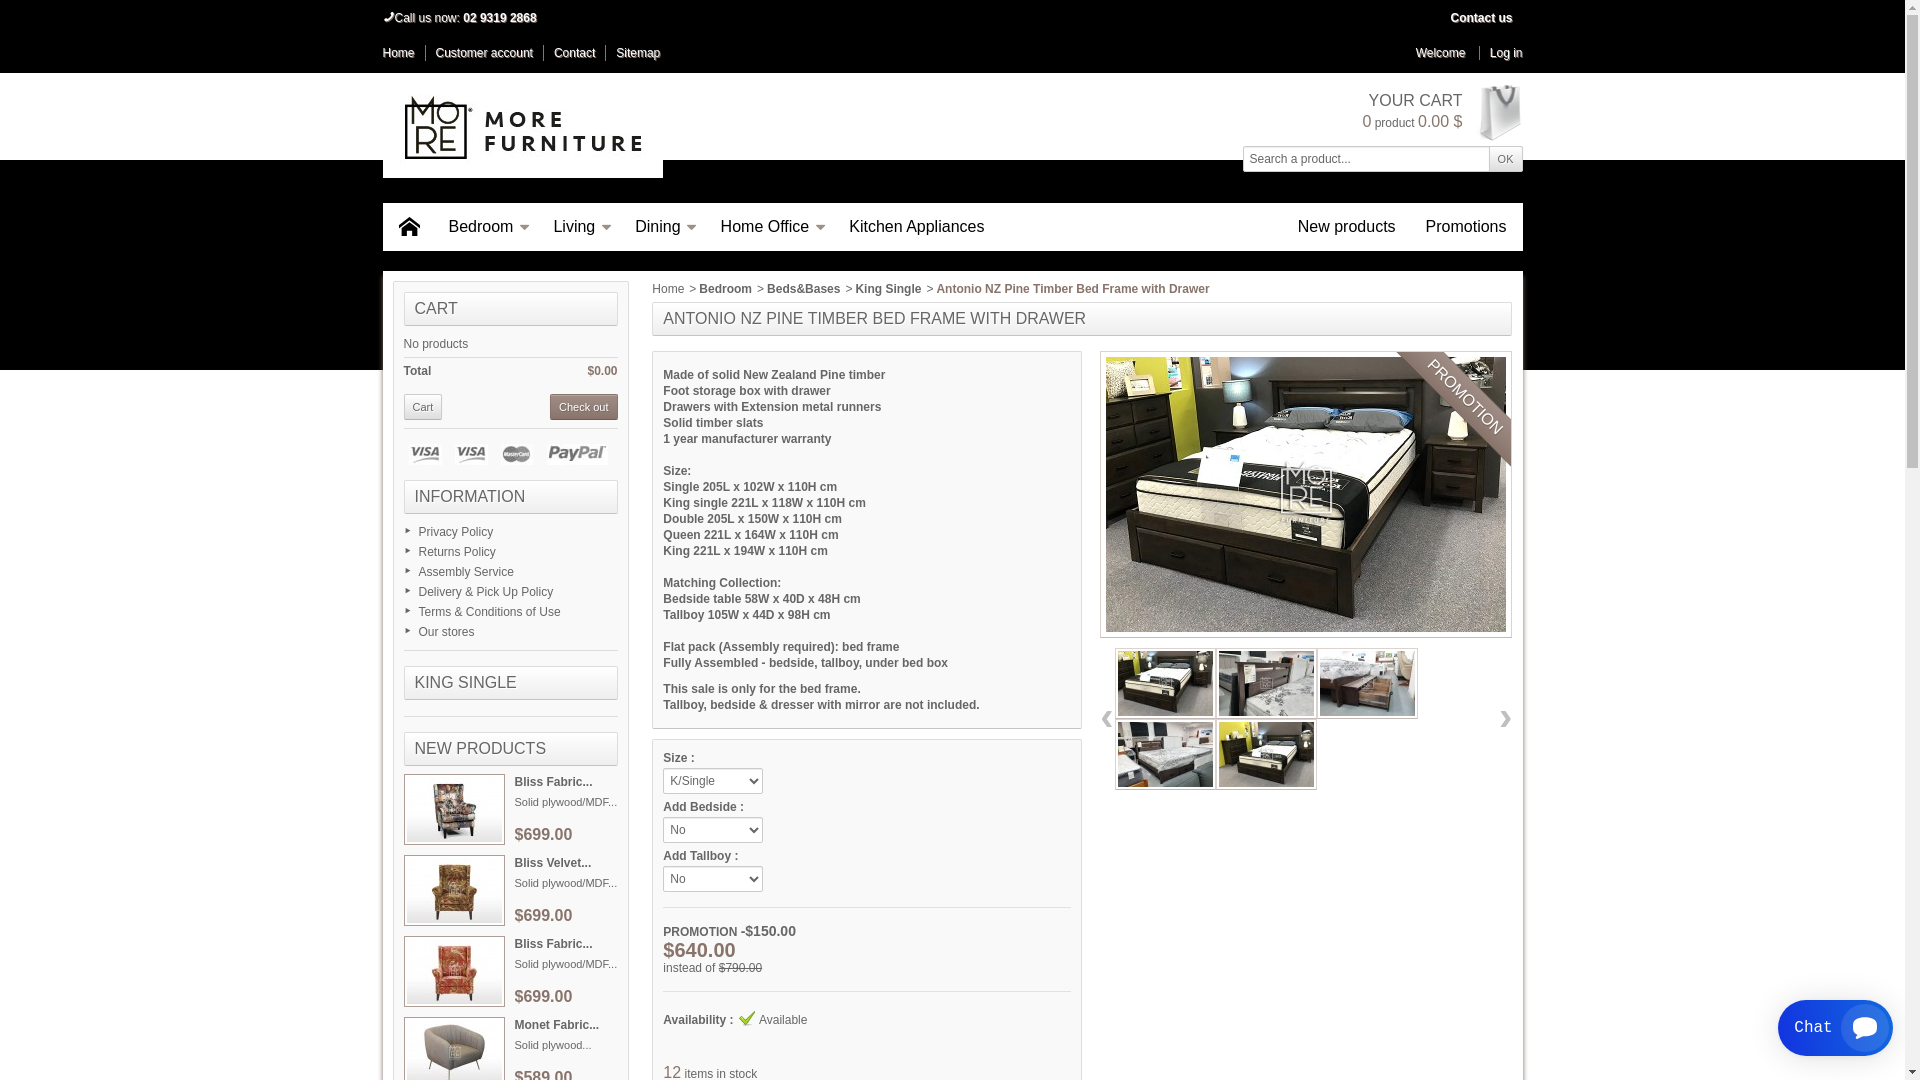 Image resolution: width=1920 pixels, height=1080 pixels. Describe the element at coordinates (455, 551) in the screenshot. I see `'Returns Policy'` at that location.